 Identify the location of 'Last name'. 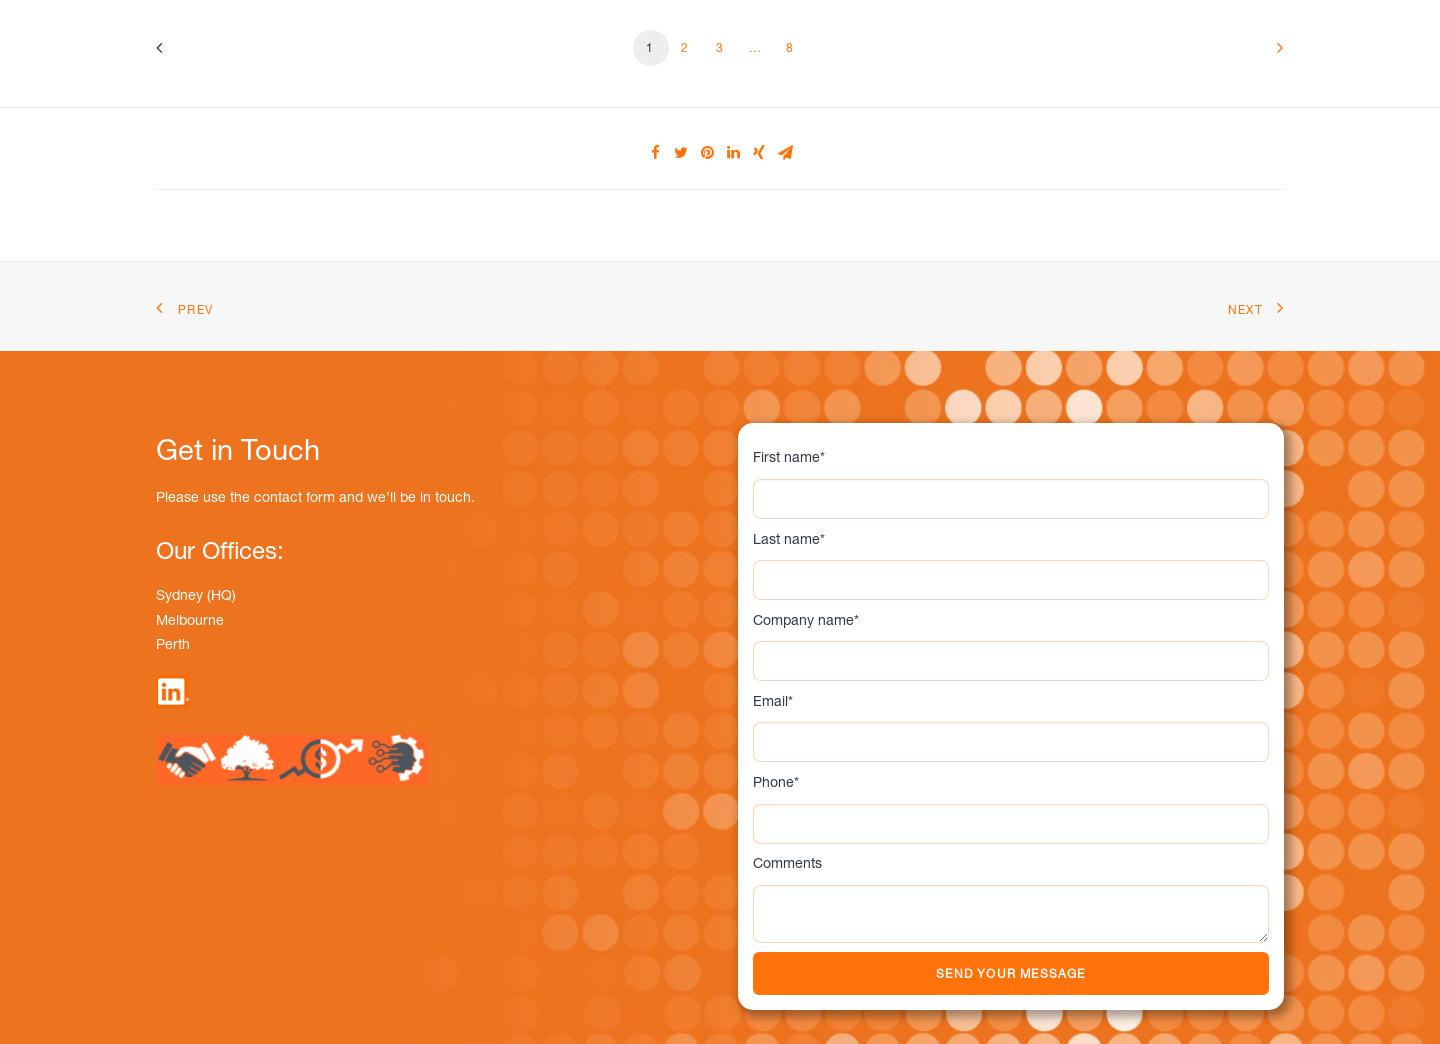
(786, 536).